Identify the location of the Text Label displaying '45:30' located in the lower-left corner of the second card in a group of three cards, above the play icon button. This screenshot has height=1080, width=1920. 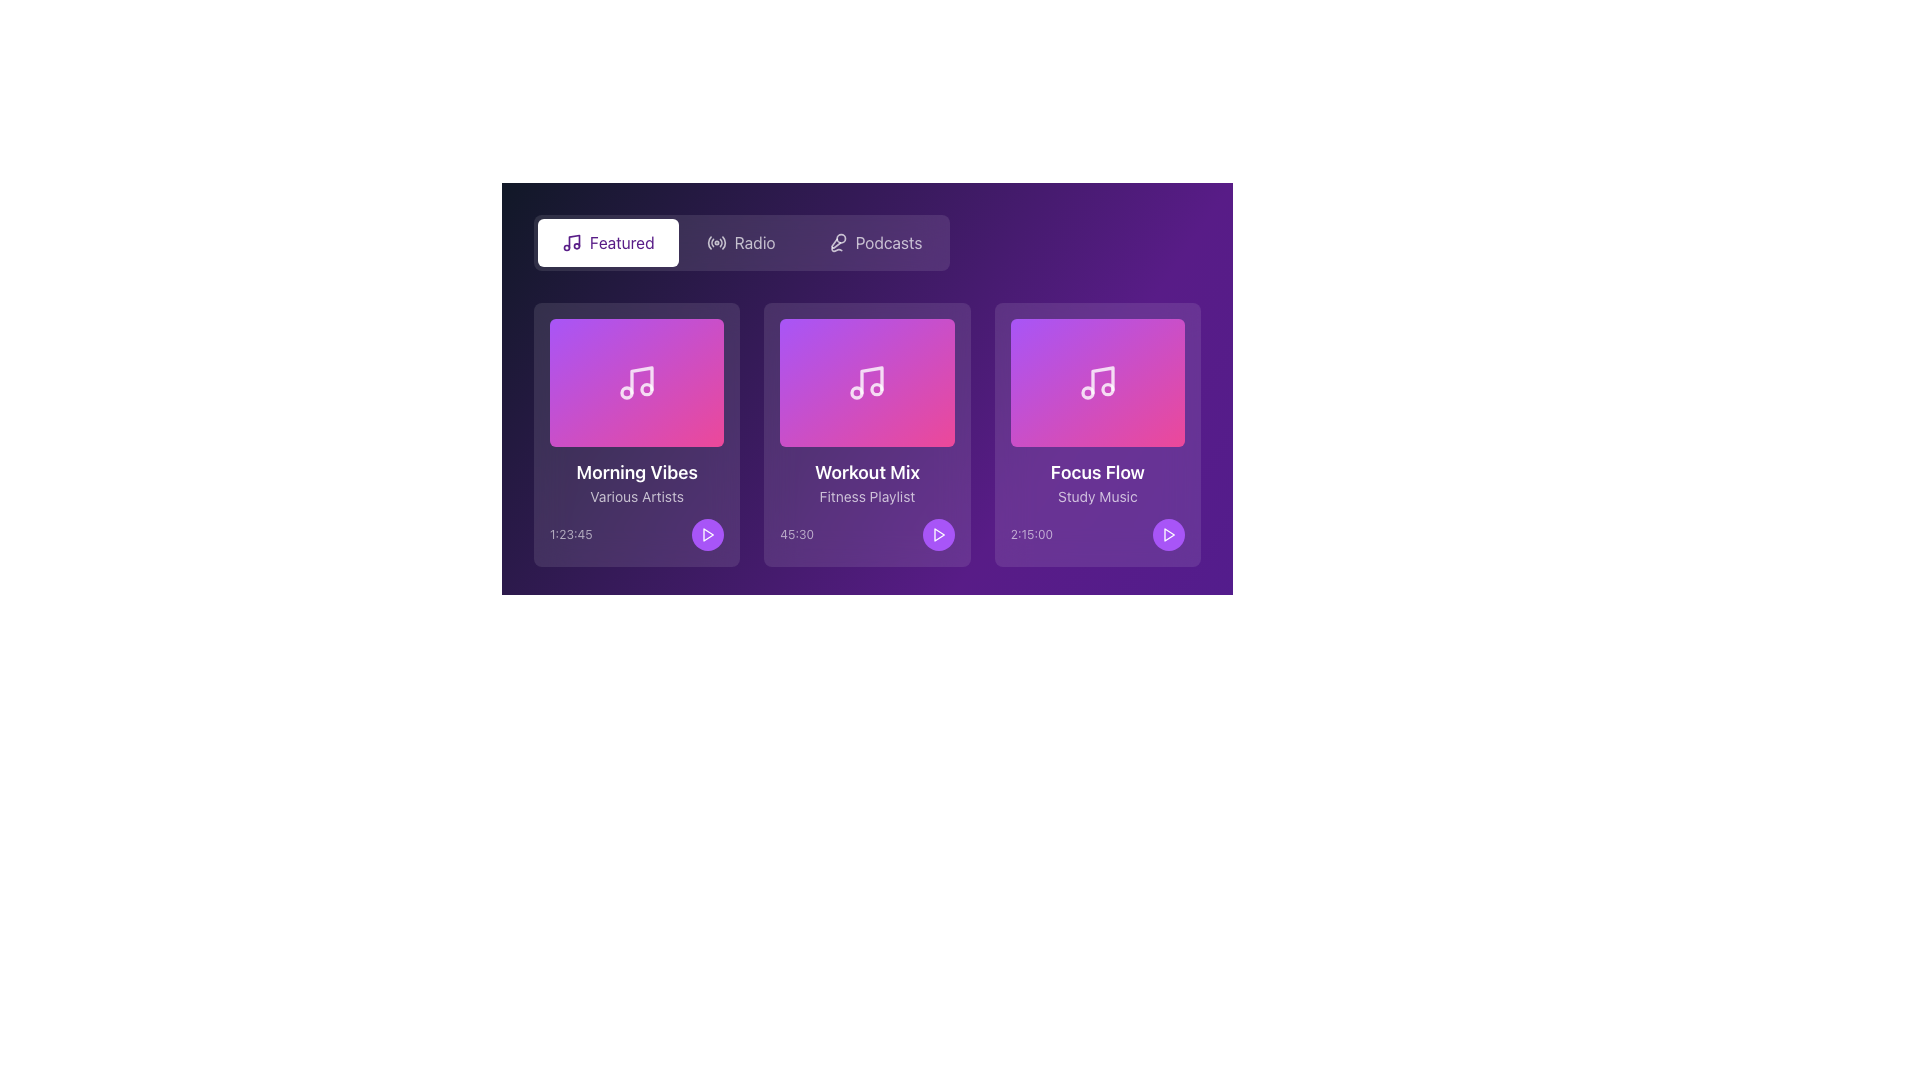
(796, 534).